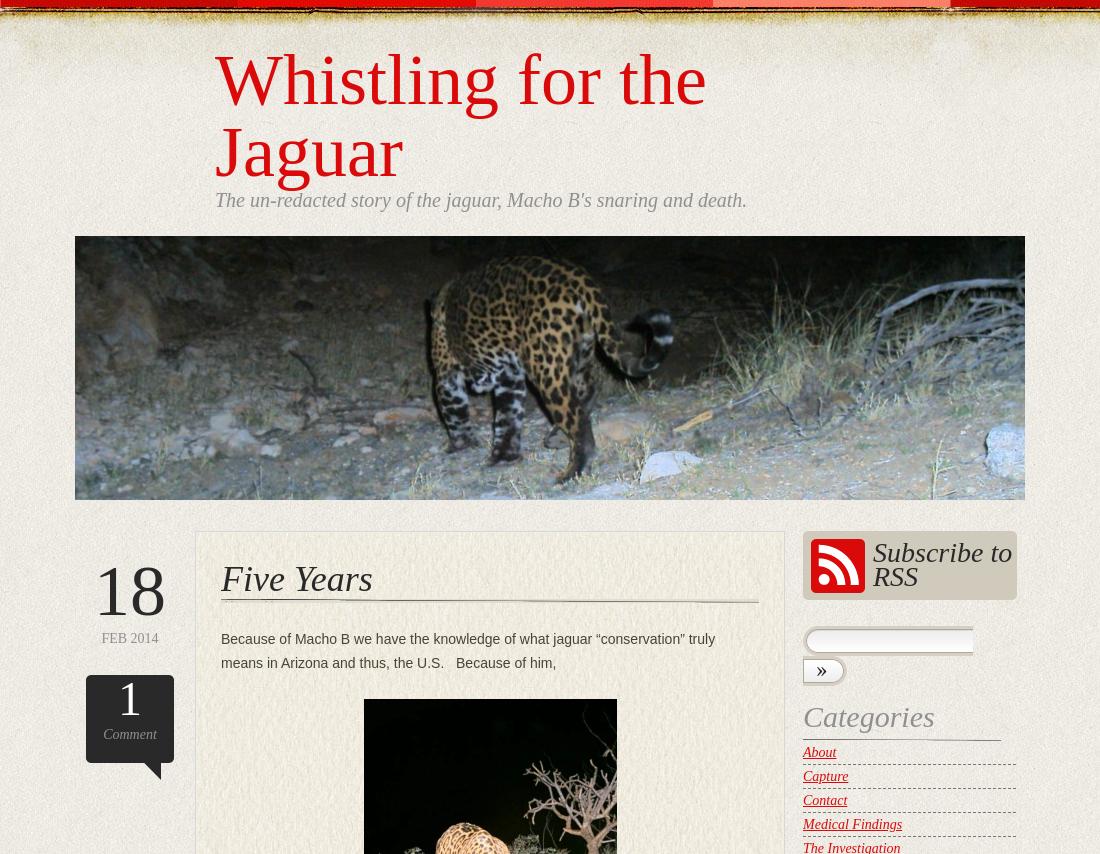 This screenshot has height=854, width=1100. Describe the element at coordinates (825, 799) in the screenshot. I see `'Contact'` at that location.